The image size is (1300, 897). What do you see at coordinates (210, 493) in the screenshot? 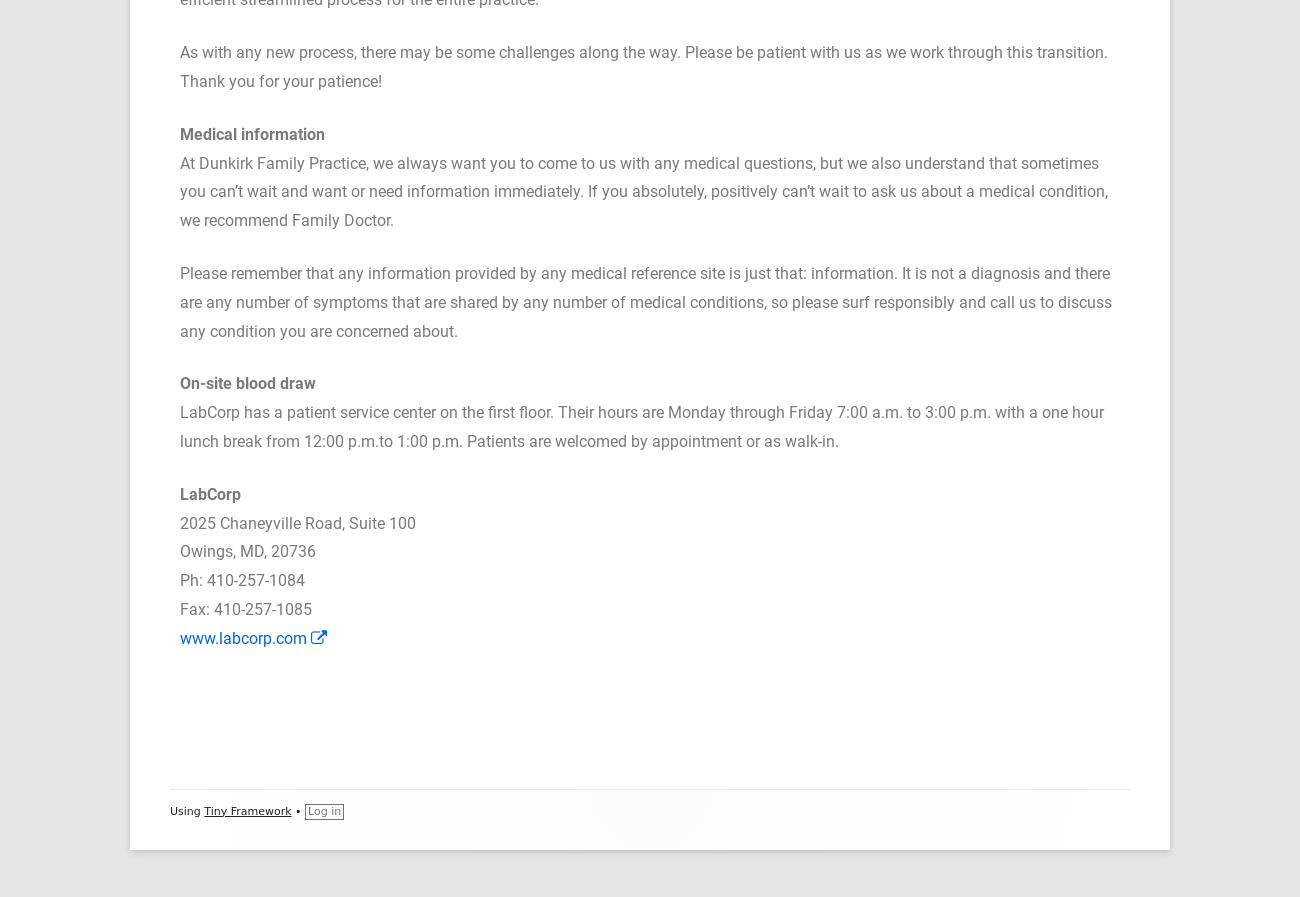
I see `'LabCorp'` at bounding box center [210, 493].